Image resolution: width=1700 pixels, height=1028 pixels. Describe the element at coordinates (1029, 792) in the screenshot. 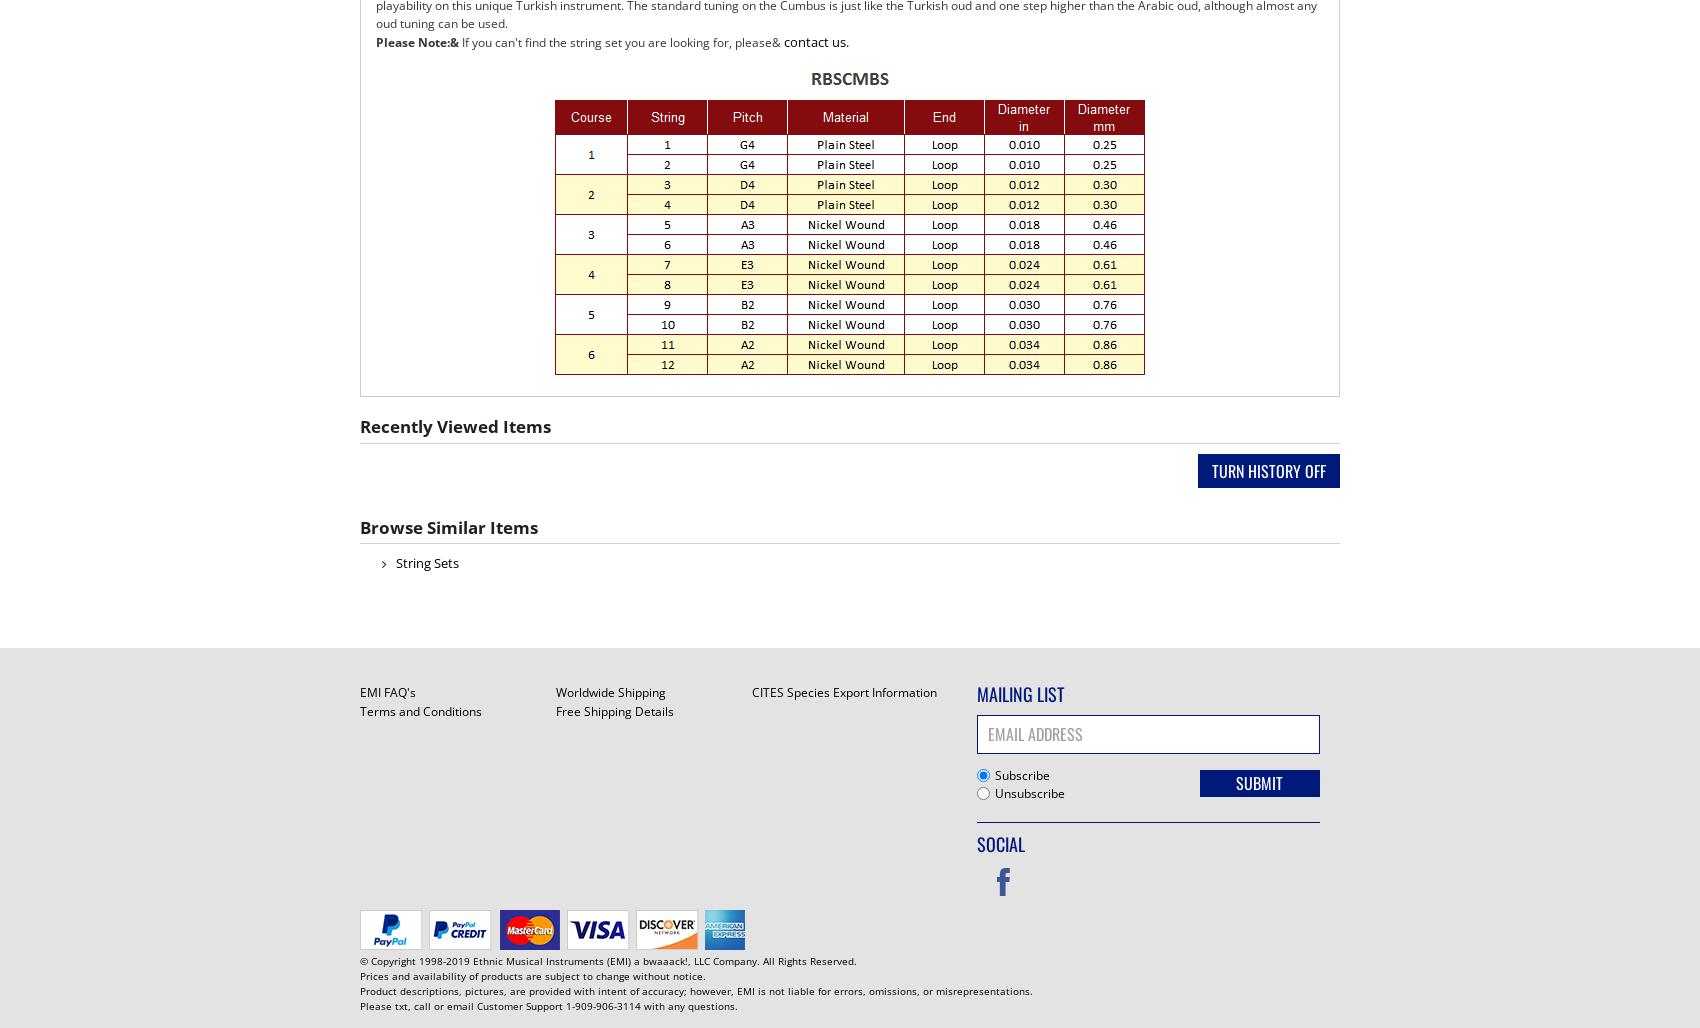

I see `'Unsubscribe'` at that location.